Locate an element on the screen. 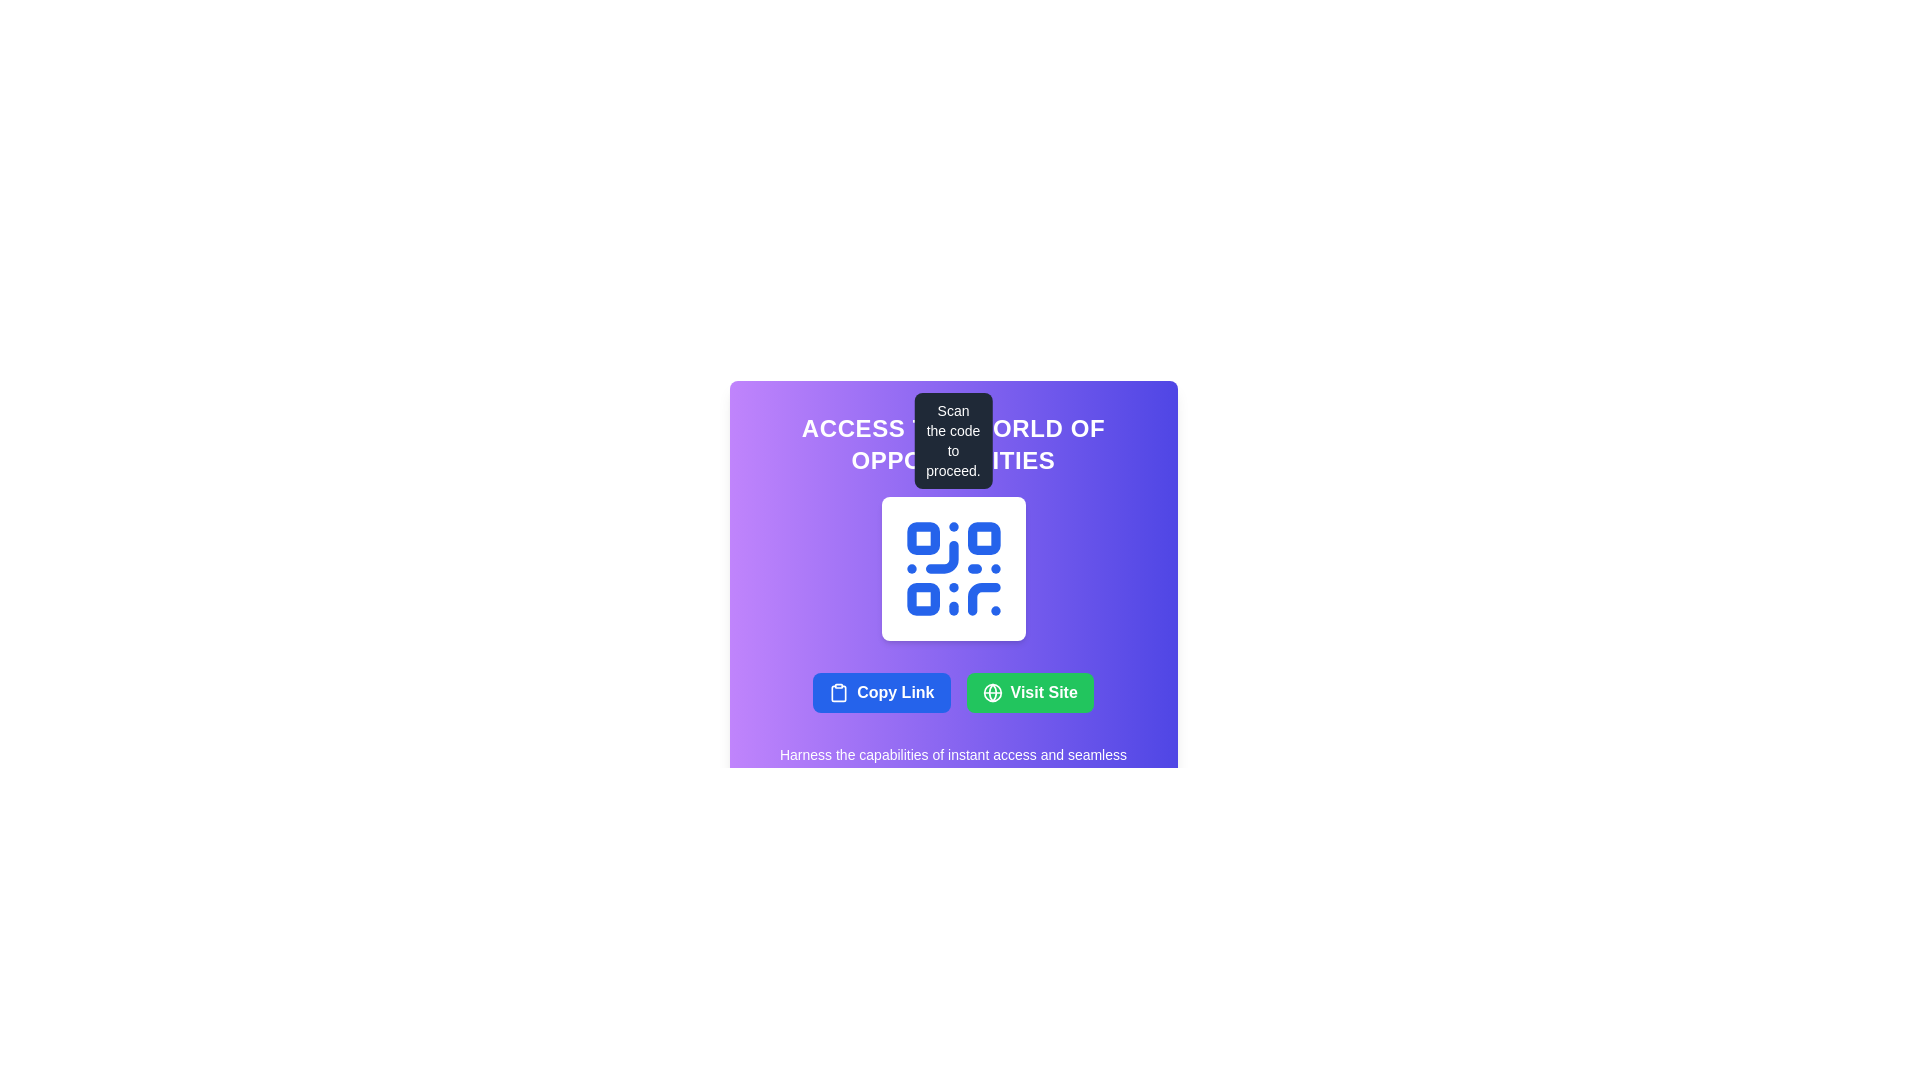 This screenshot has width=1920, height=1080. the small rounded rectangle located in the bottom left corner of the QR code, which has a noticeable border and is part of the QR-code design is located at coordinates (922, 598).